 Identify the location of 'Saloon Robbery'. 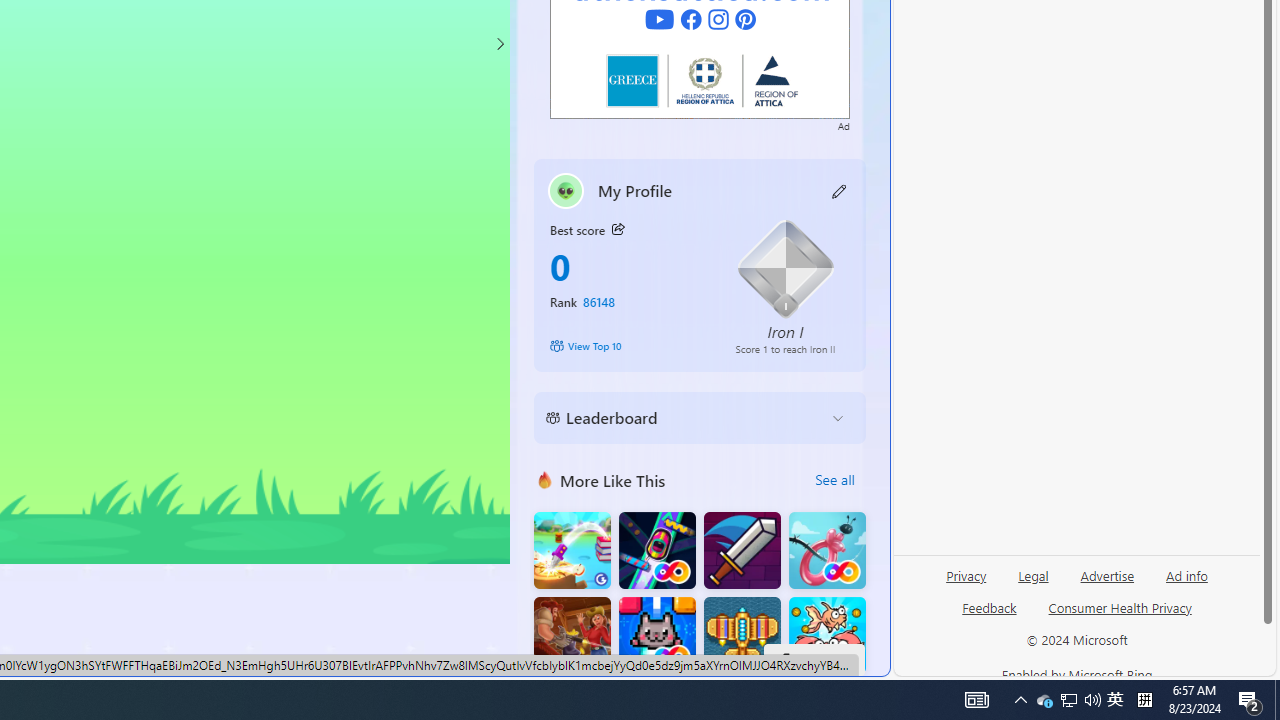
(571, 635).